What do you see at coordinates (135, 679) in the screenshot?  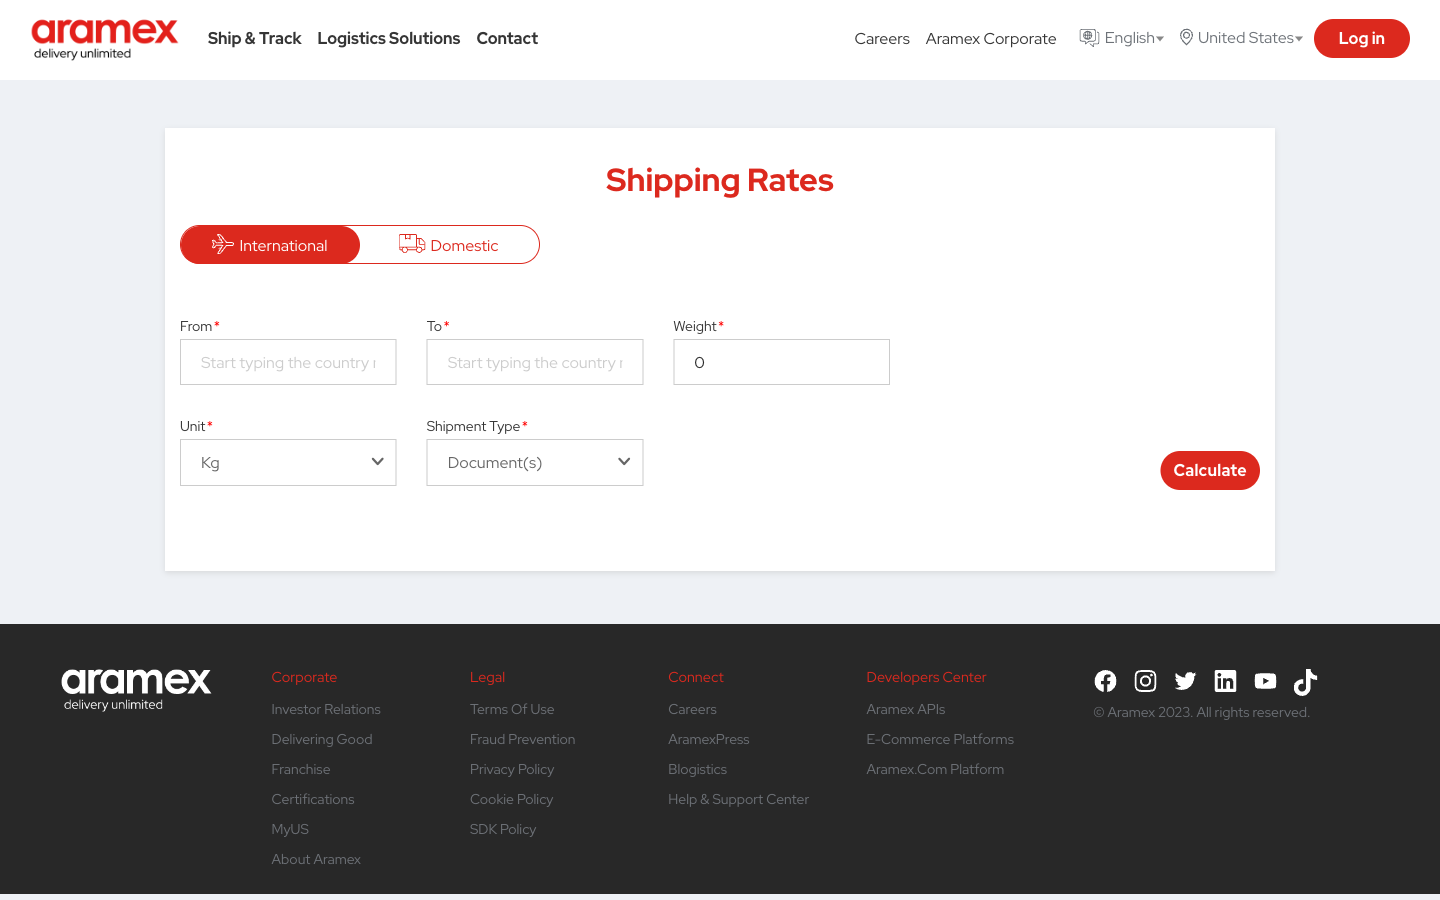 I see `Navigate back to the main page using the button placed at the below left side panel` at bounding box center [135, 679].